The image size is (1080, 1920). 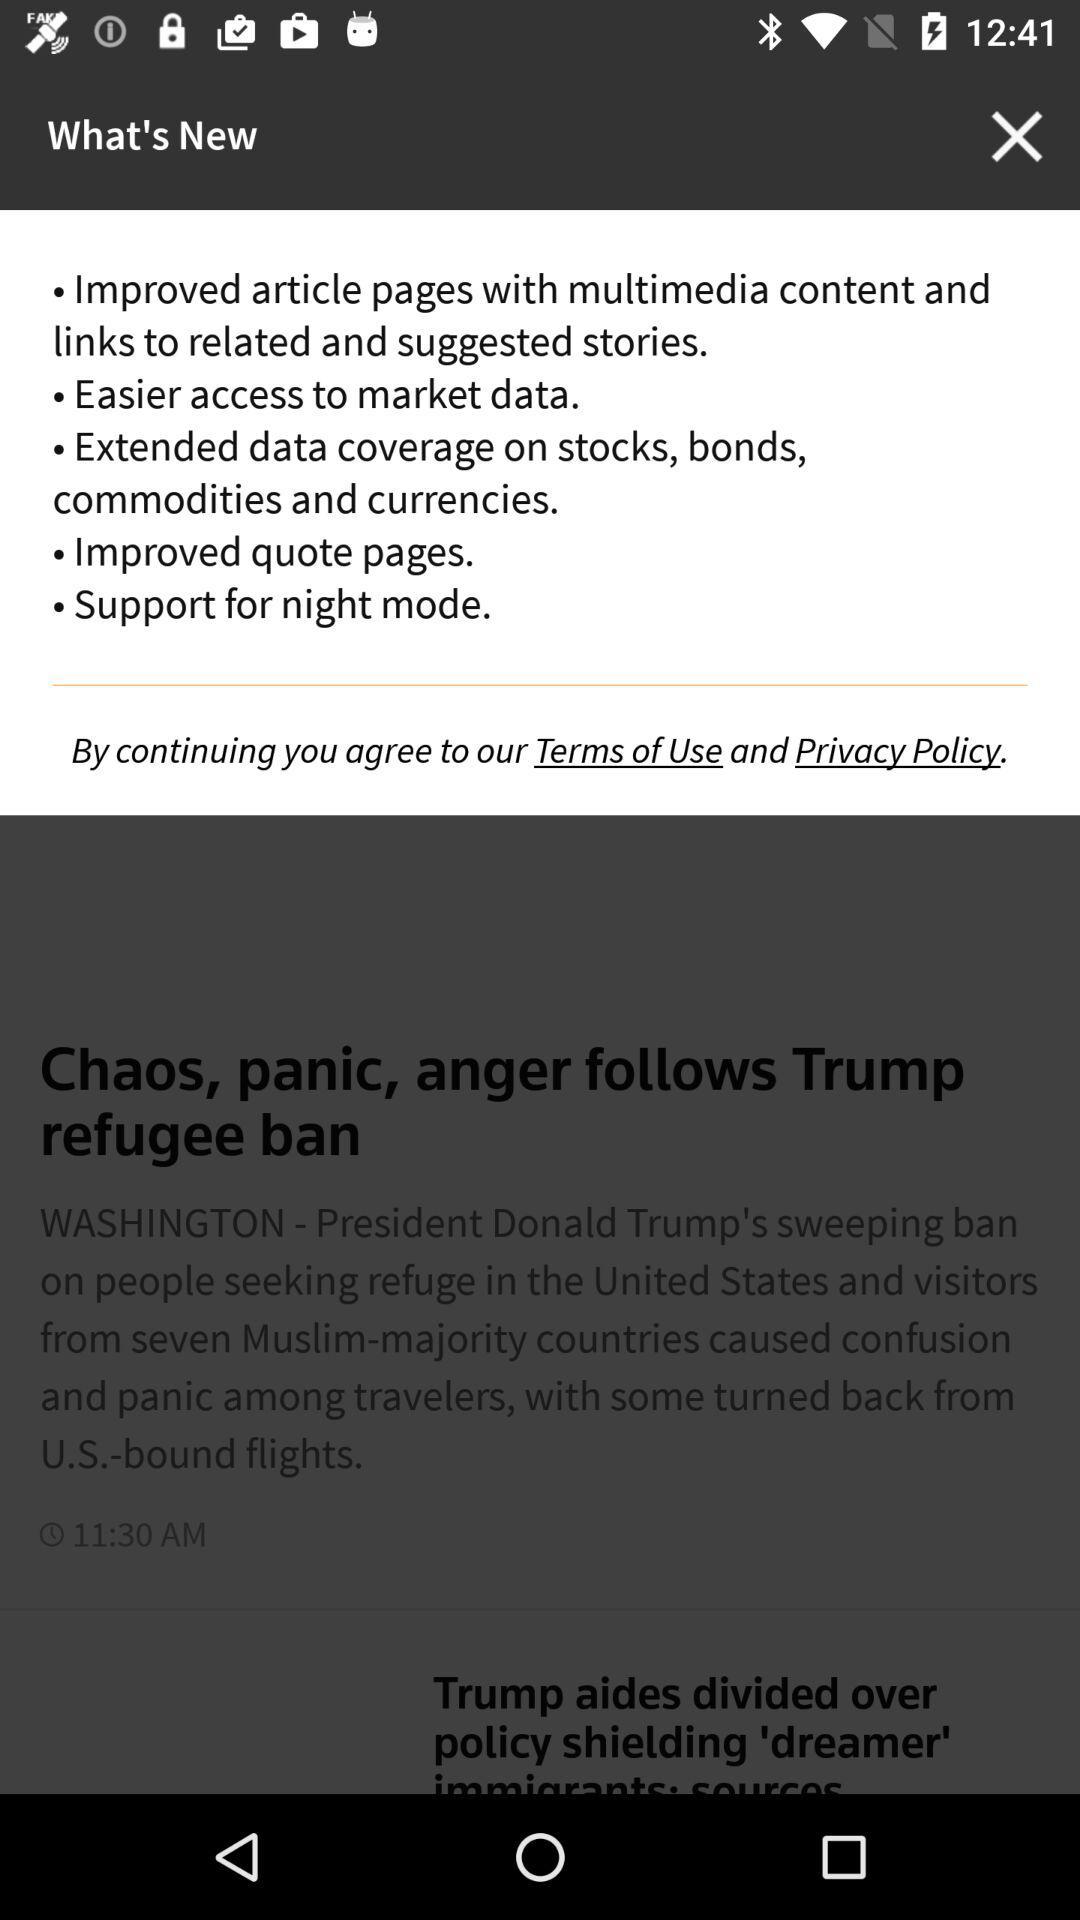 I want to click on the close icon on the top right corner of the screen, so click(x=1017, y=136).